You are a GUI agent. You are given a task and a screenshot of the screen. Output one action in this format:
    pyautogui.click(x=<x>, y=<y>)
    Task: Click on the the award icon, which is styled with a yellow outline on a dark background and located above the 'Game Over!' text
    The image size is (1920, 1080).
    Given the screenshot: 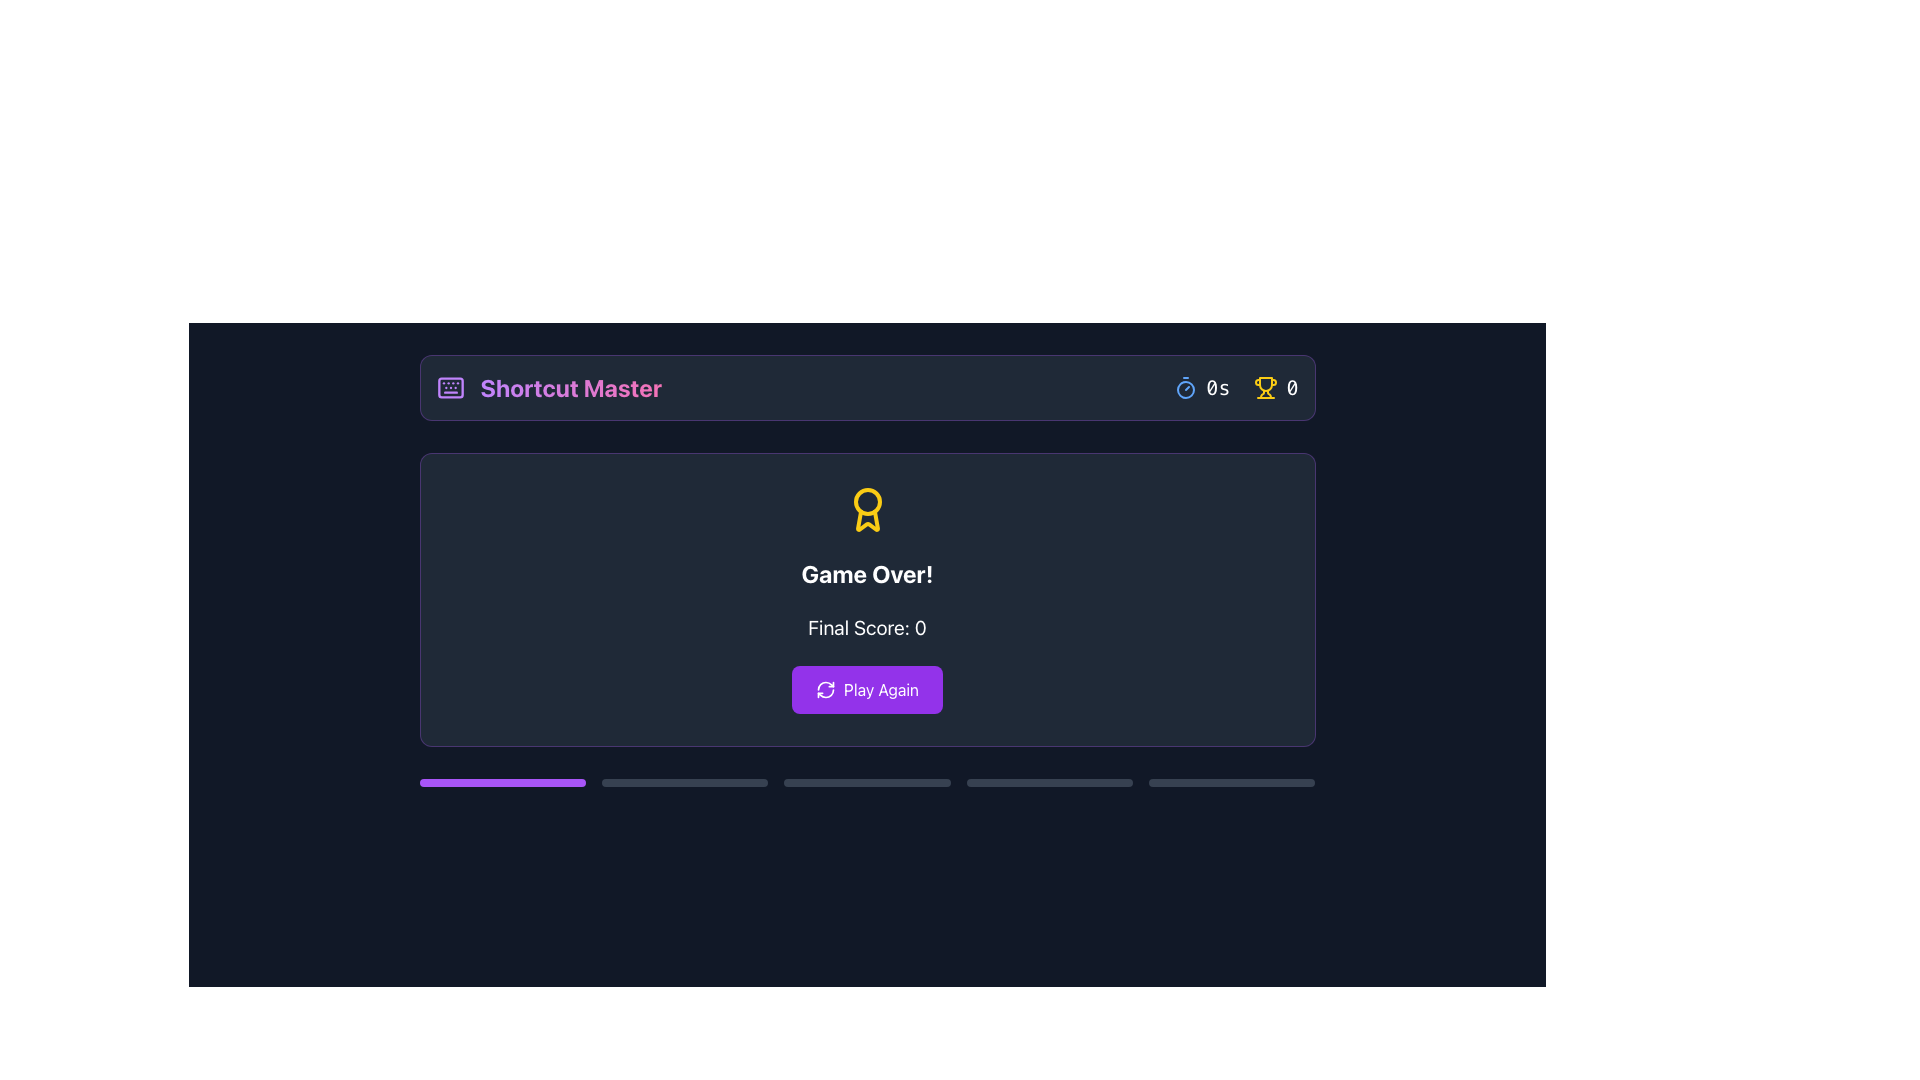 What is the action you would take?
    pyautogui.click(x=867, y=508)
    